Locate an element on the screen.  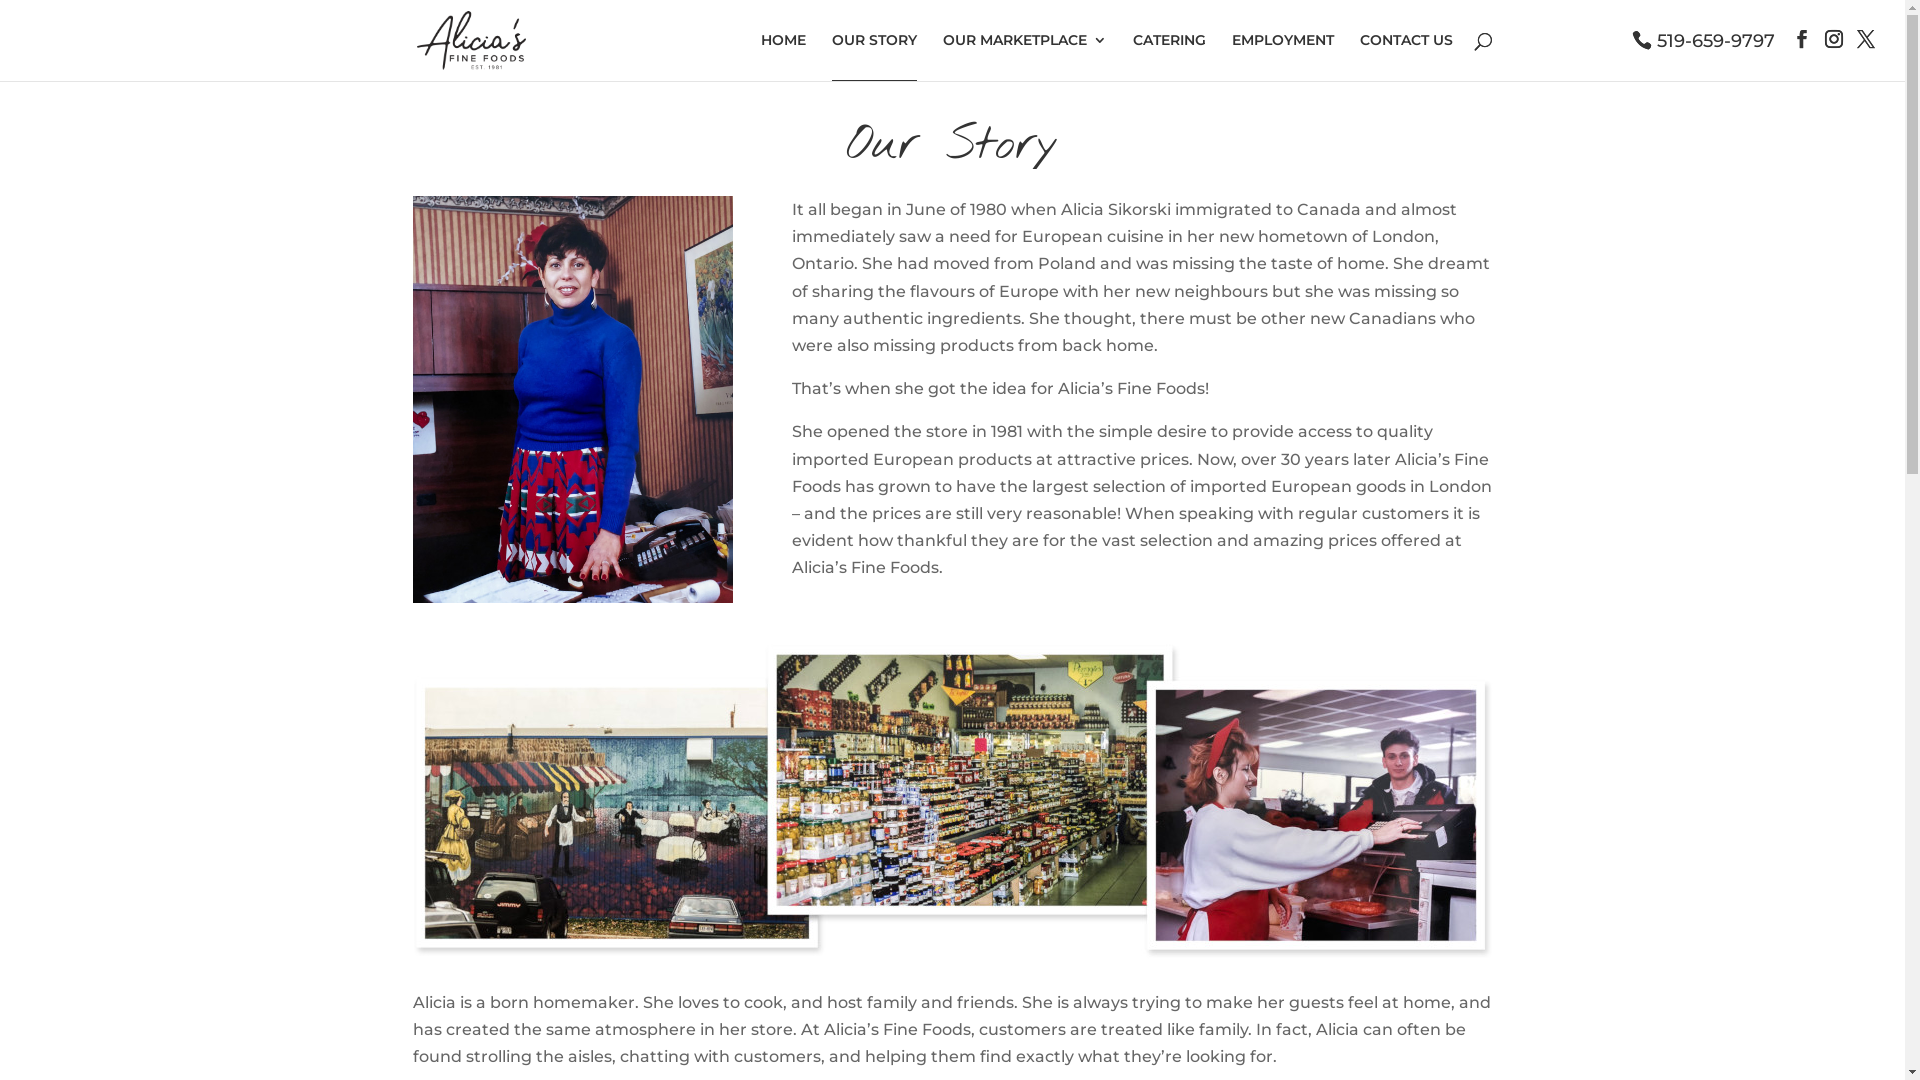
'EMPLOYMENT' is located at coordinates (1282, 55).